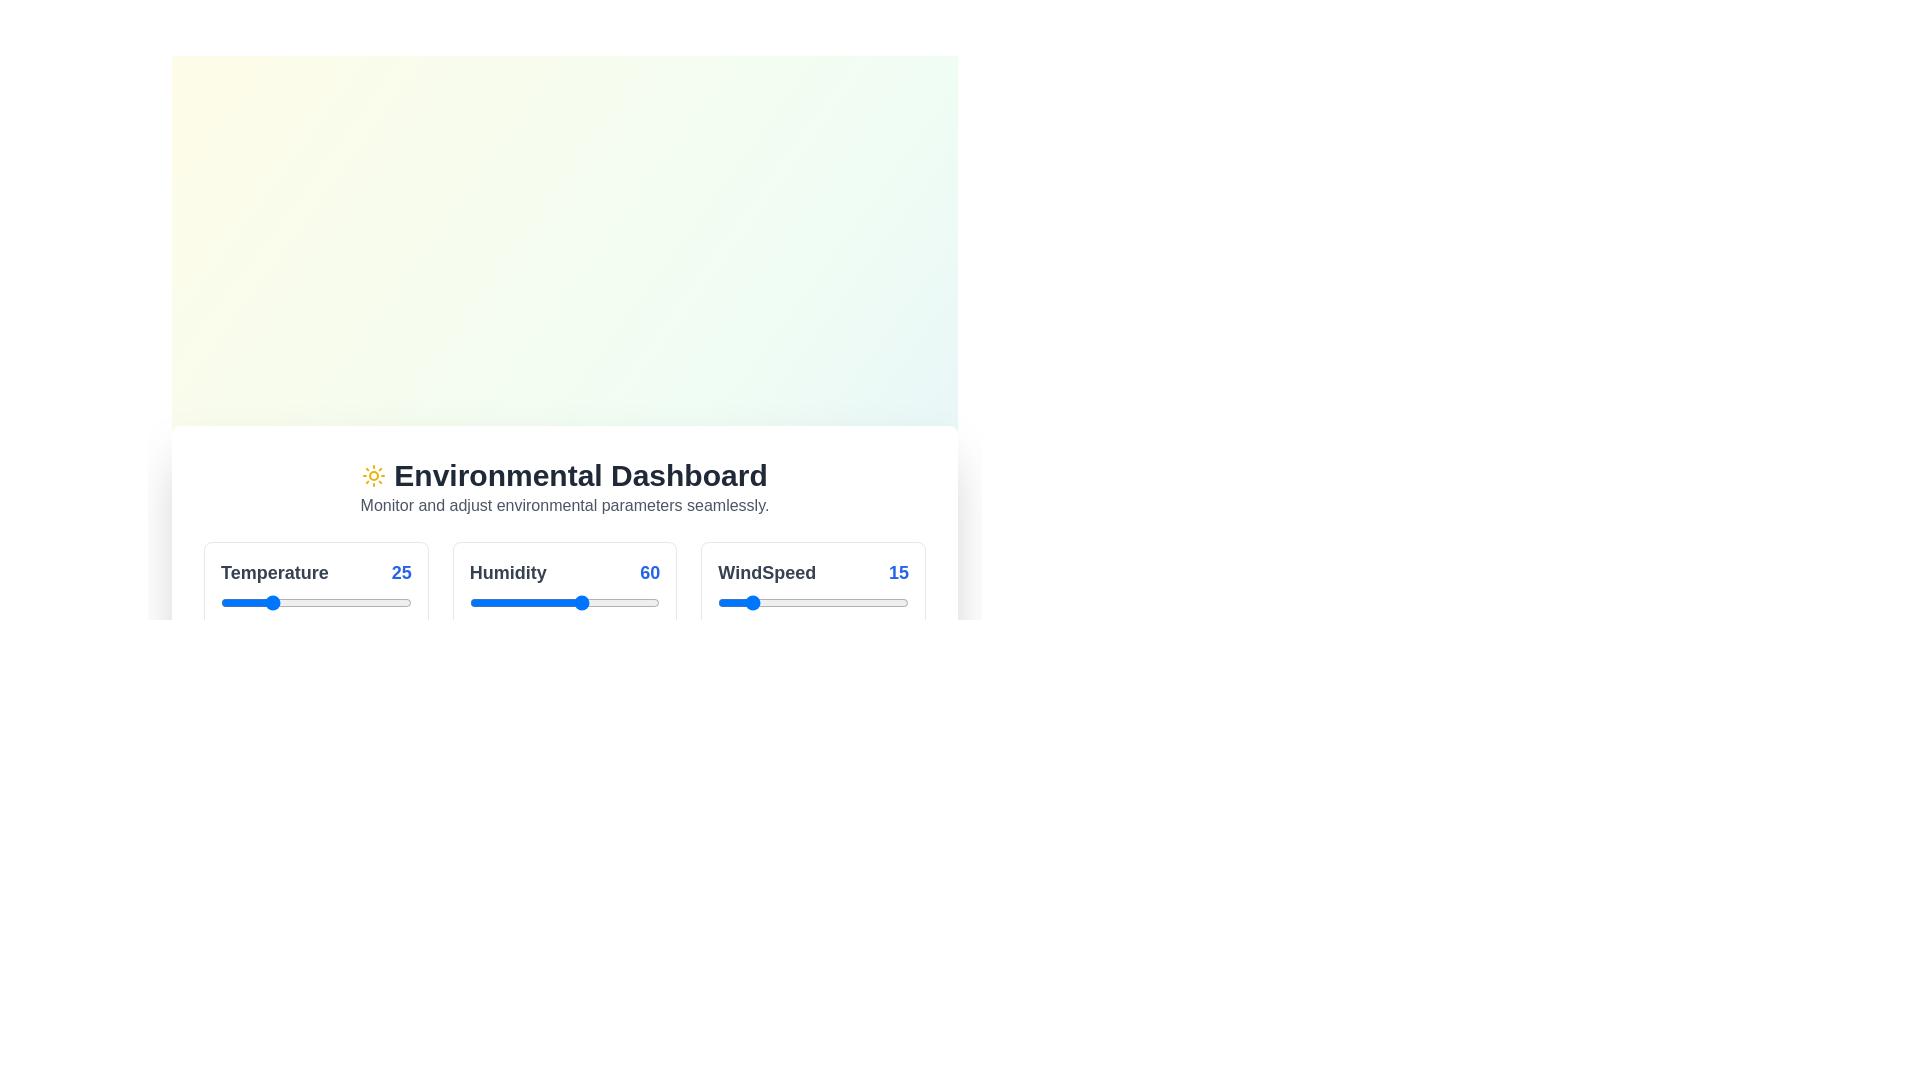 This screenshot has width=1920, height=1080. Describe the element at coordinates (394, 601) in the screenshot. I see `the temperature` at that location.